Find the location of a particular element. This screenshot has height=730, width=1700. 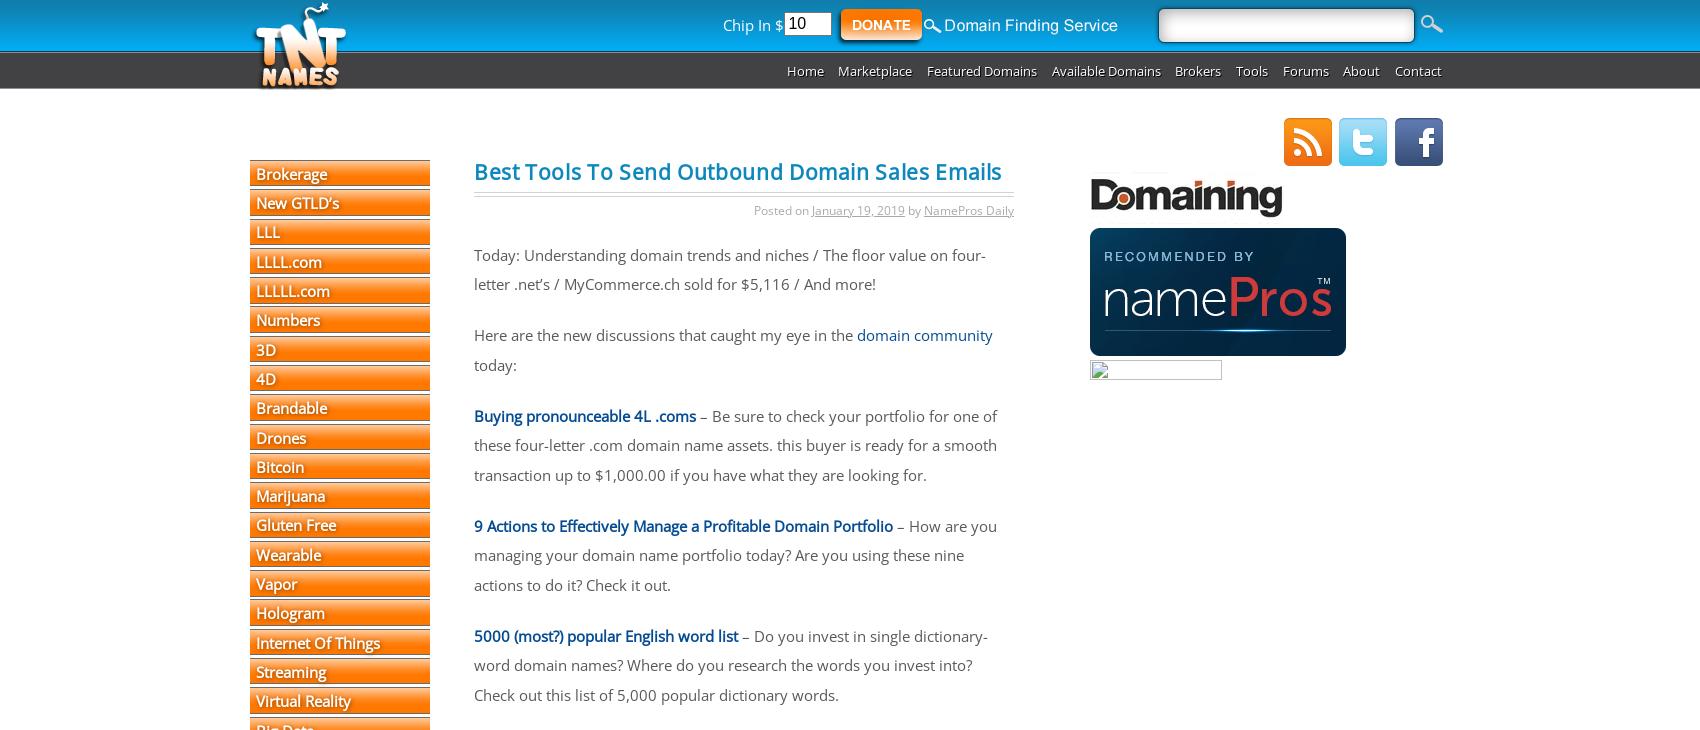

'Tools' is located at coordinates (1251, 69).